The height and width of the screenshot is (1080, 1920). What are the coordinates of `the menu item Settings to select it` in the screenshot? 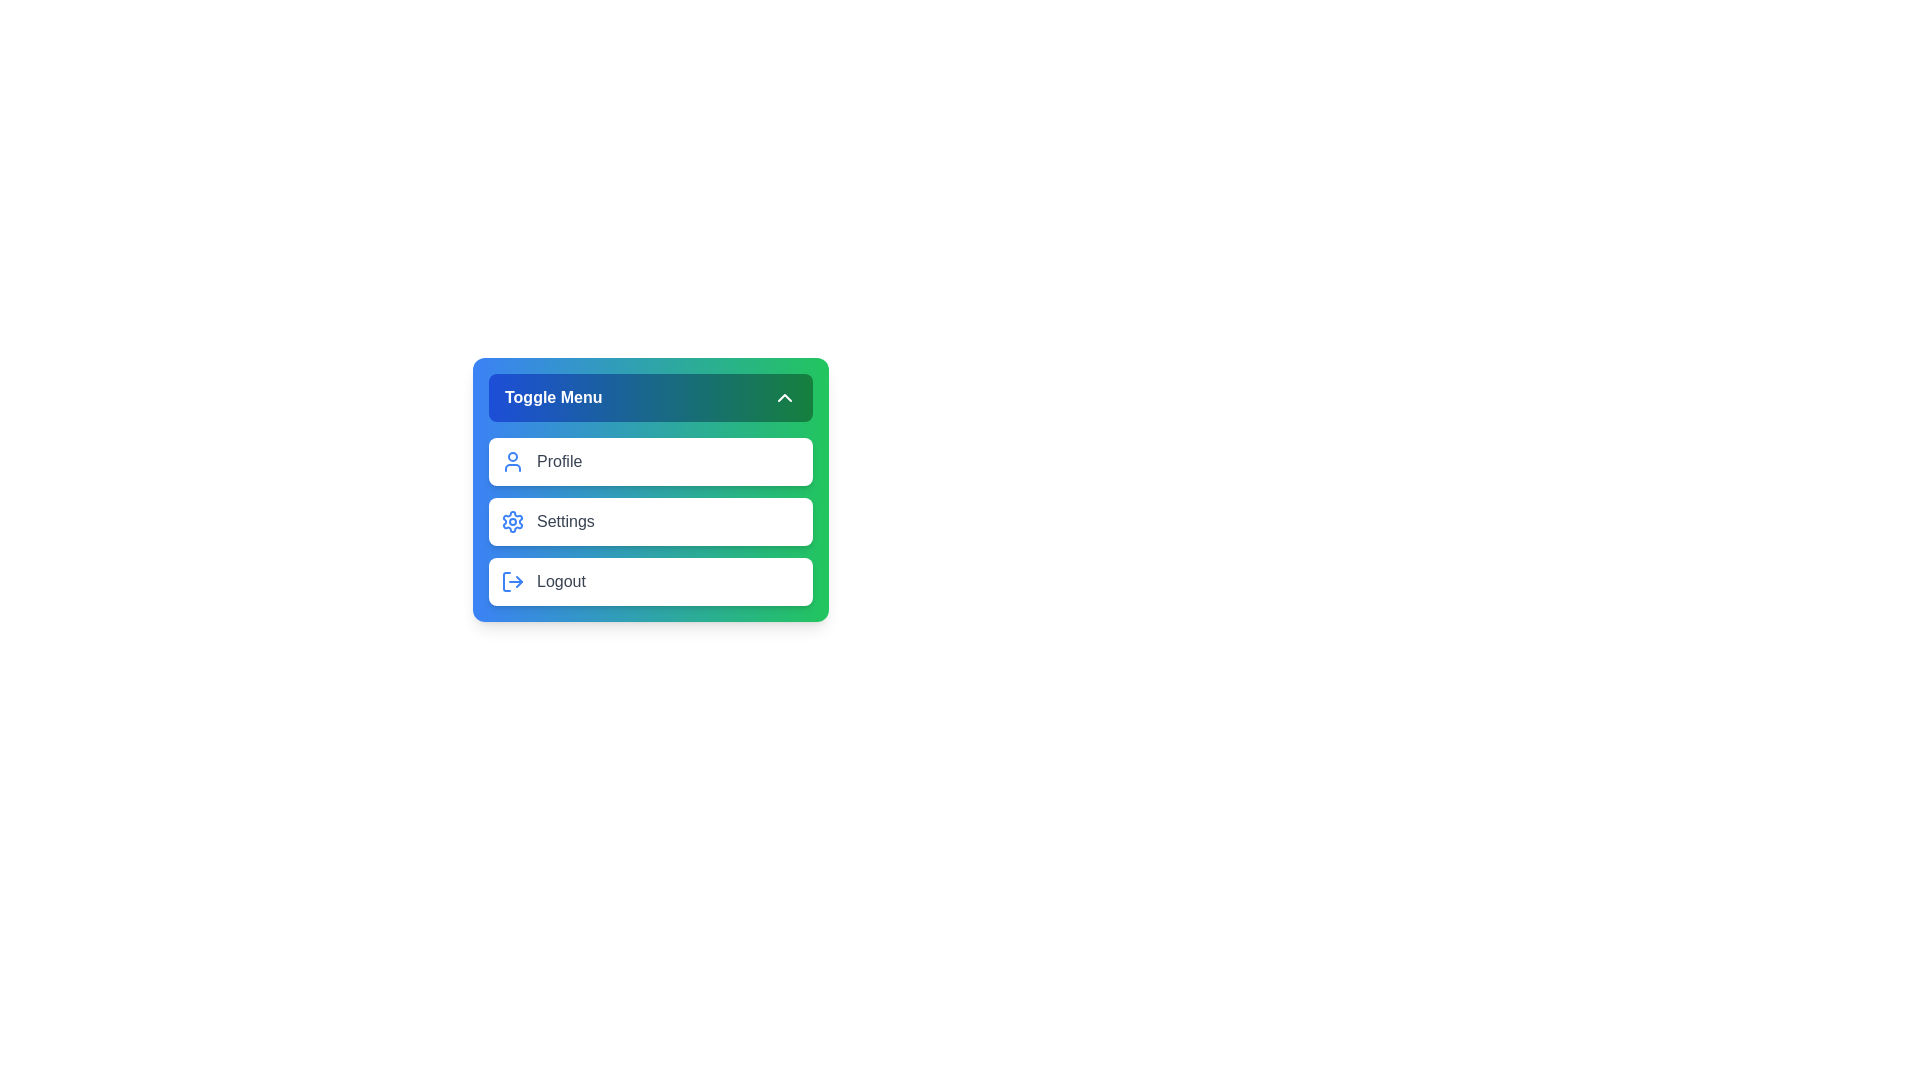 It's located at (651, 520).